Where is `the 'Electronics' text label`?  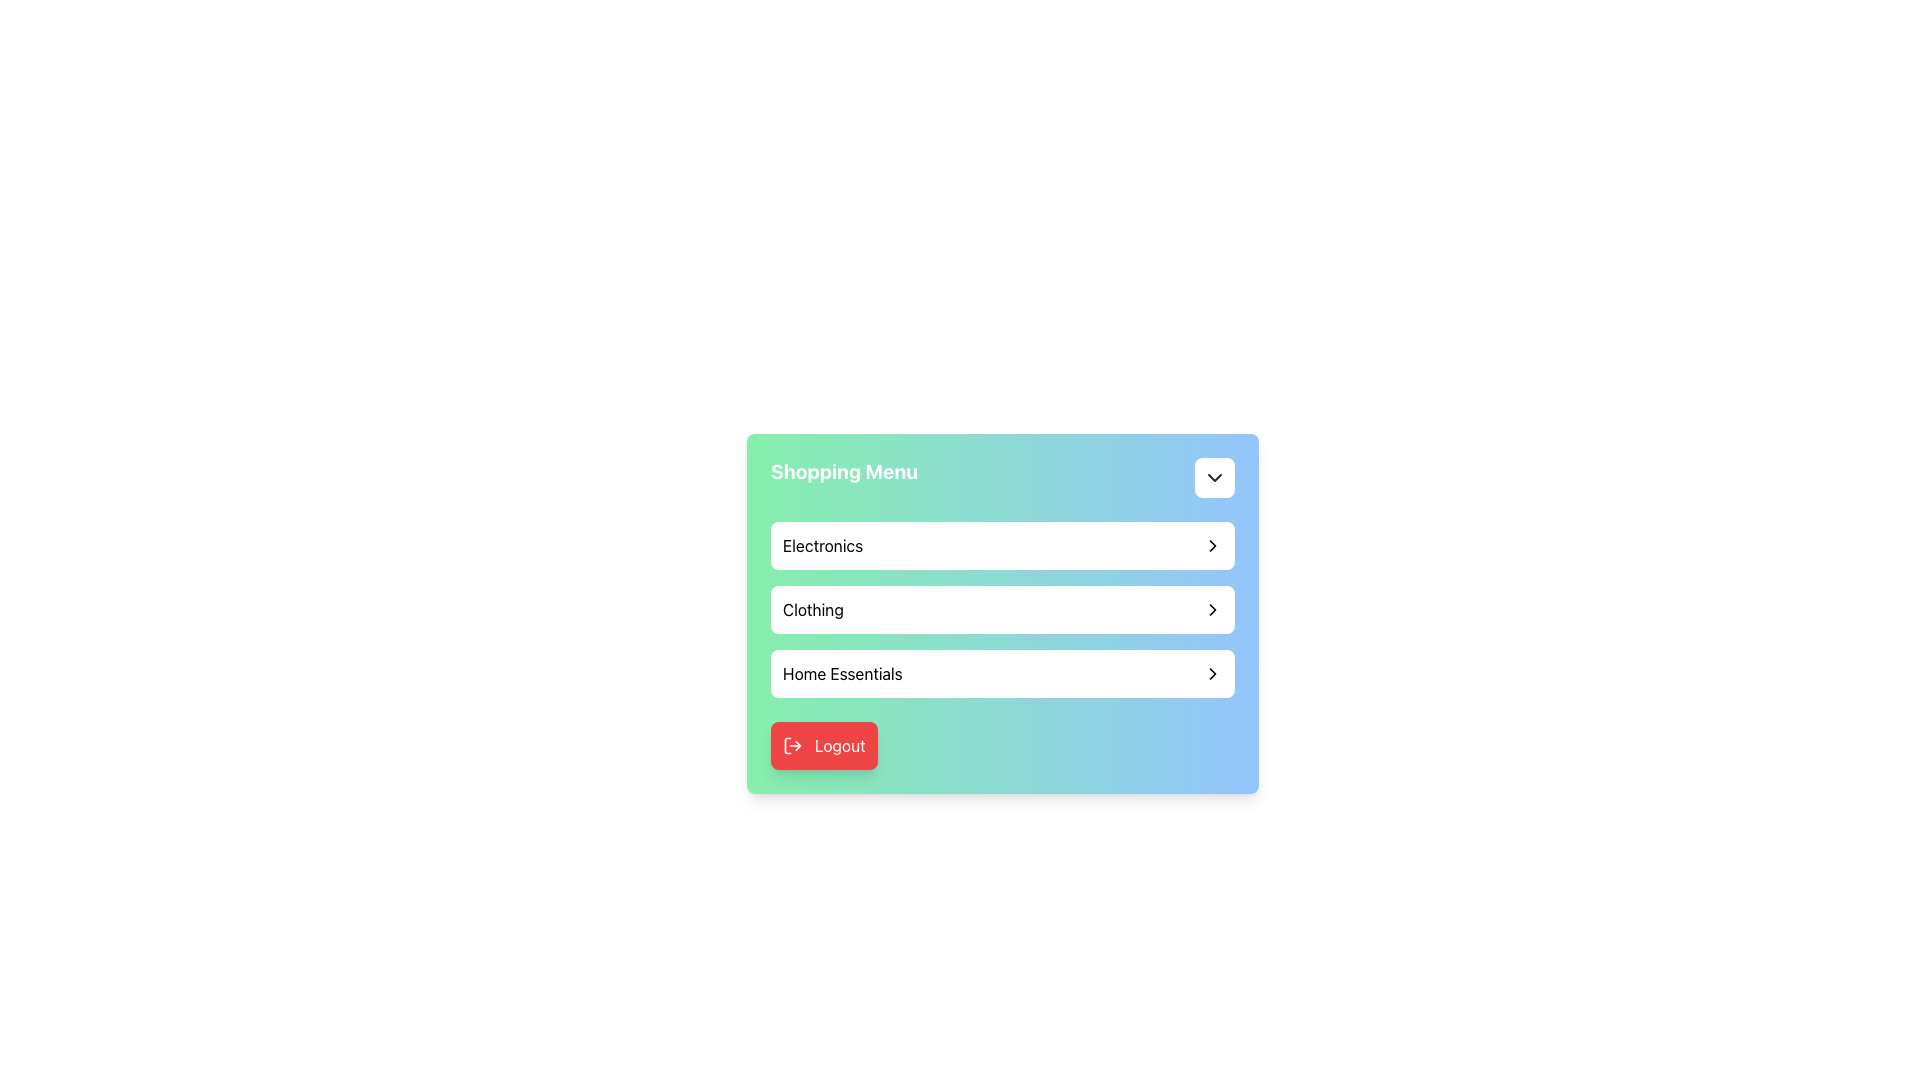
the 'Electronics' text label is located at coordinates (823, 546).